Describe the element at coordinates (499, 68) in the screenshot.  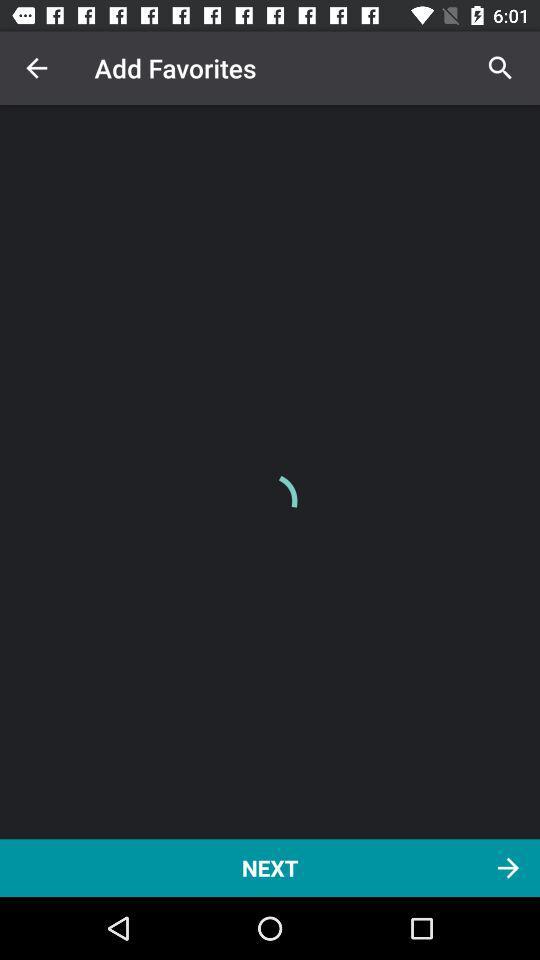
I see `the item next to the add favorites` at that location.